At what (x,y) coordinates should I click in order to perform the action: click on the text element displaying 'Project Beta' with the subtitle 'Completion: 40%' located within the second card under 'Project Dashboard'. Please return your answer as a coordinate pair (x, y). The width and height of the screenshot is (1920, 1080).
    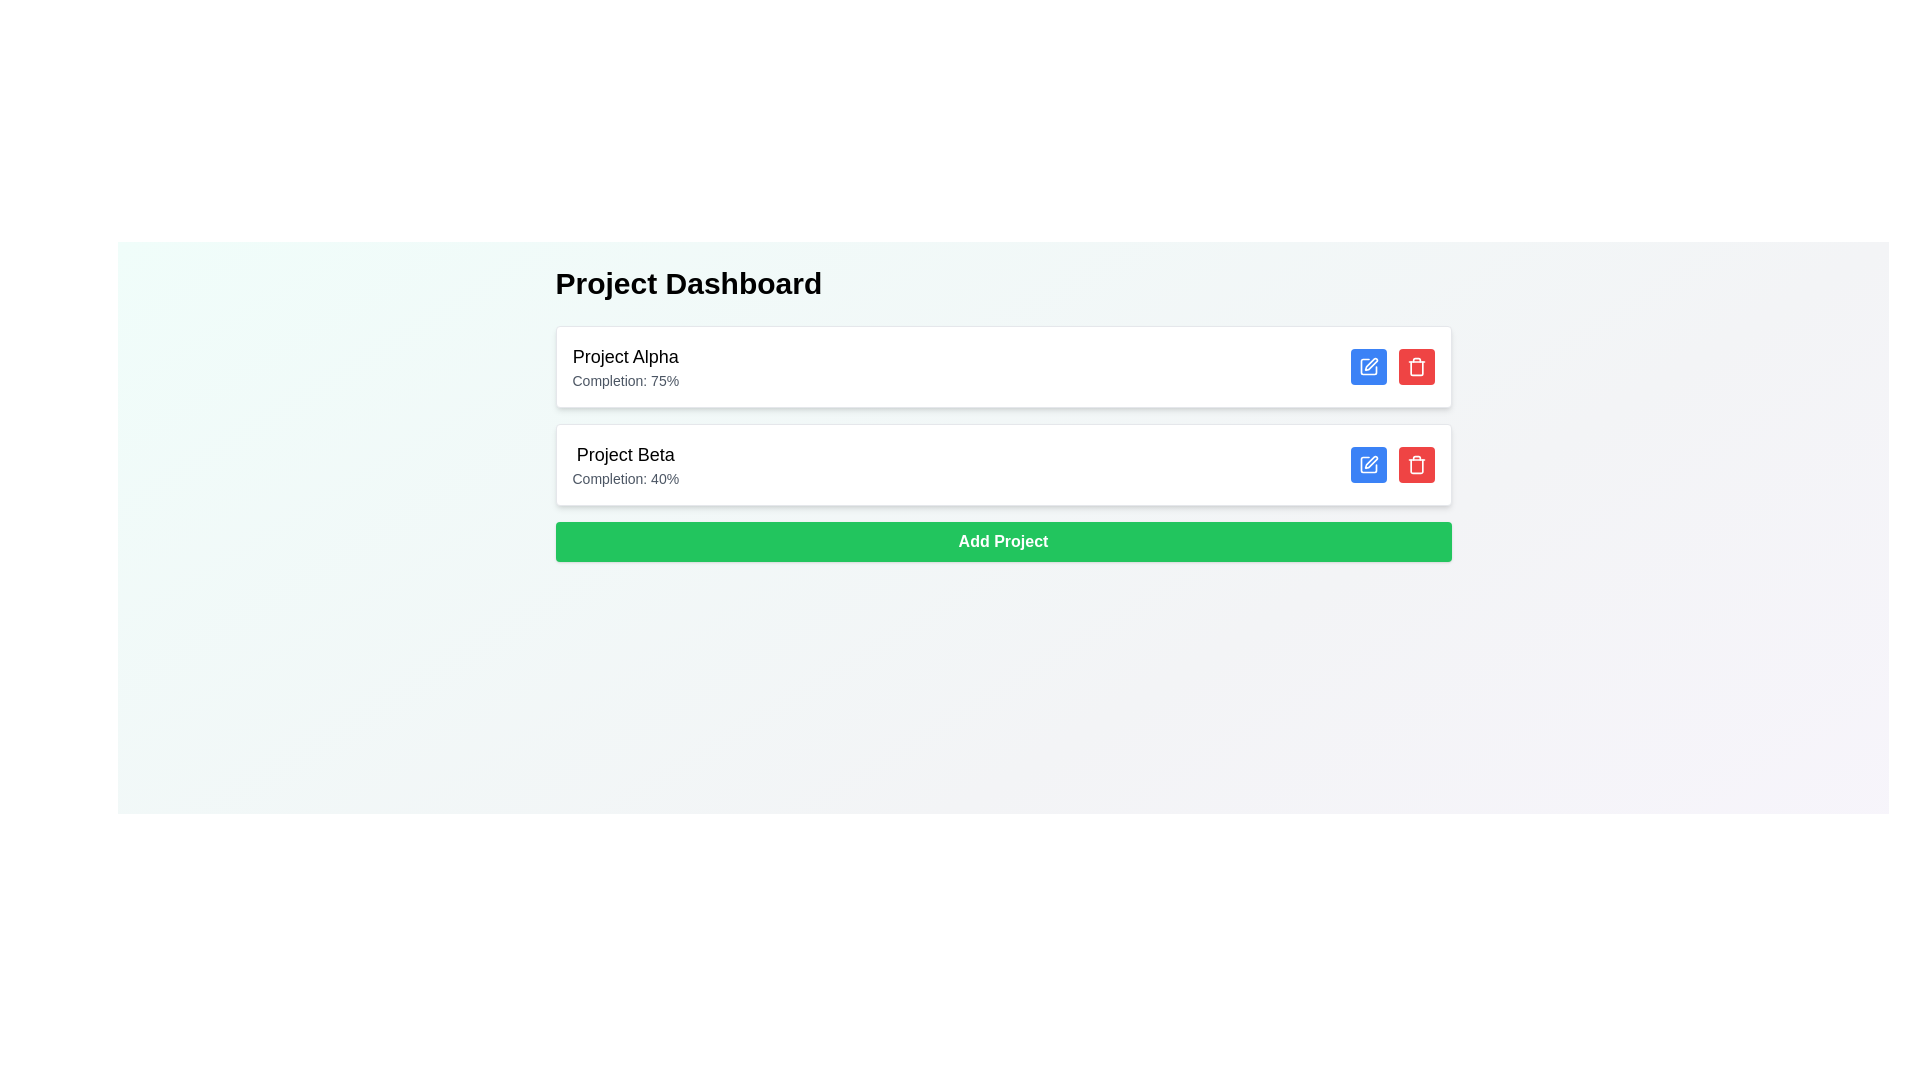
    Looking at the image, I should click on (624, 465).